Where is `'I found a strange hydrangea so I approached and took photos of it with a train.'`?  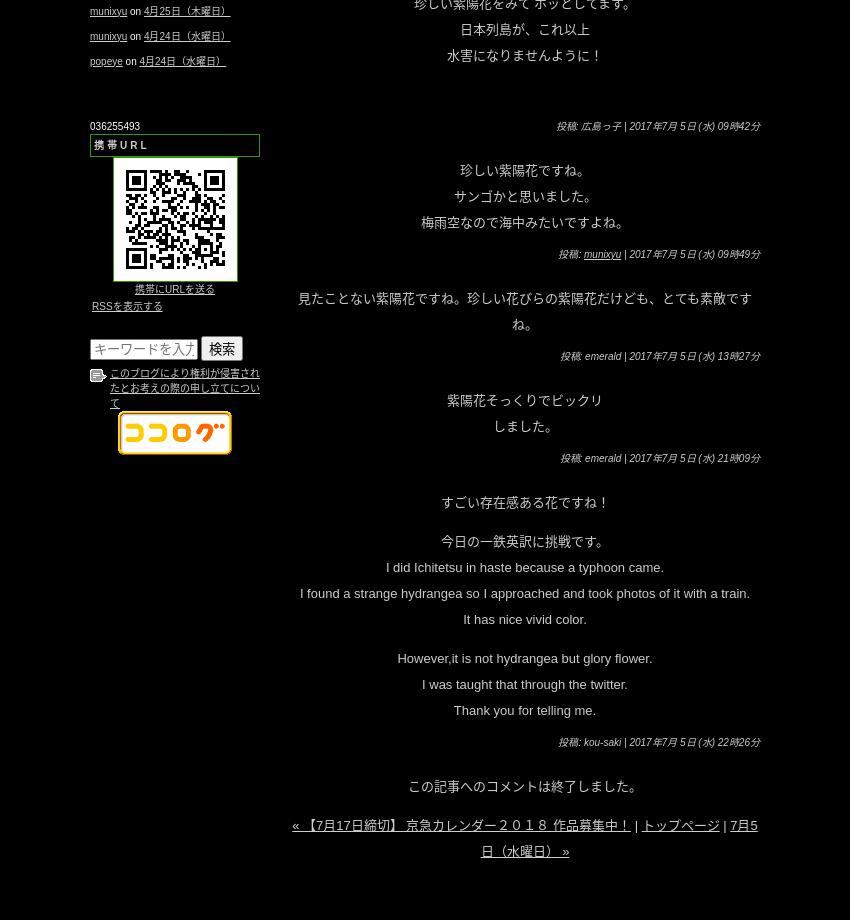 'I found a strange hydrangea so I approached and took photos of it with a train.' is located at coordinates (523, 591).